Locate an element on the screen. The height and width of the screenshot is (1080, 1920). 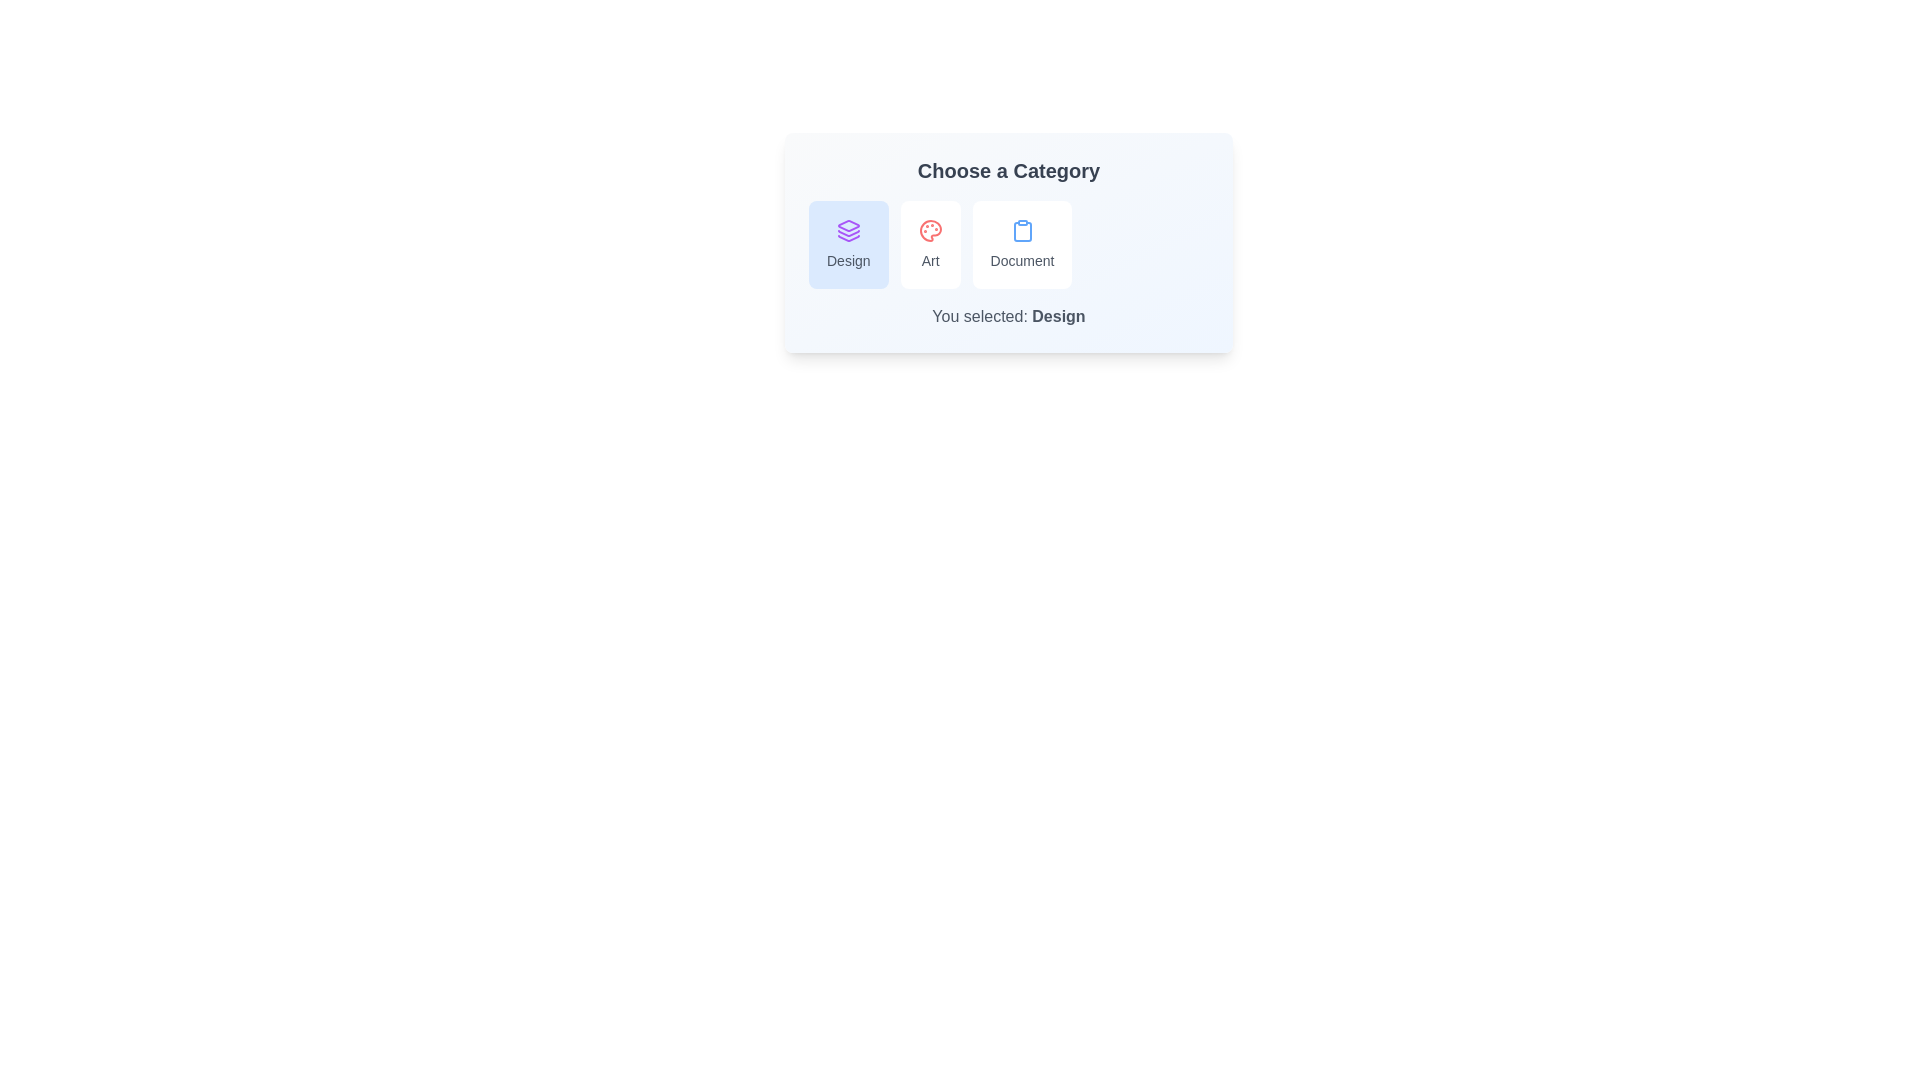
the category Design by clicking on its respective chip is located at coordinates (848, 244).